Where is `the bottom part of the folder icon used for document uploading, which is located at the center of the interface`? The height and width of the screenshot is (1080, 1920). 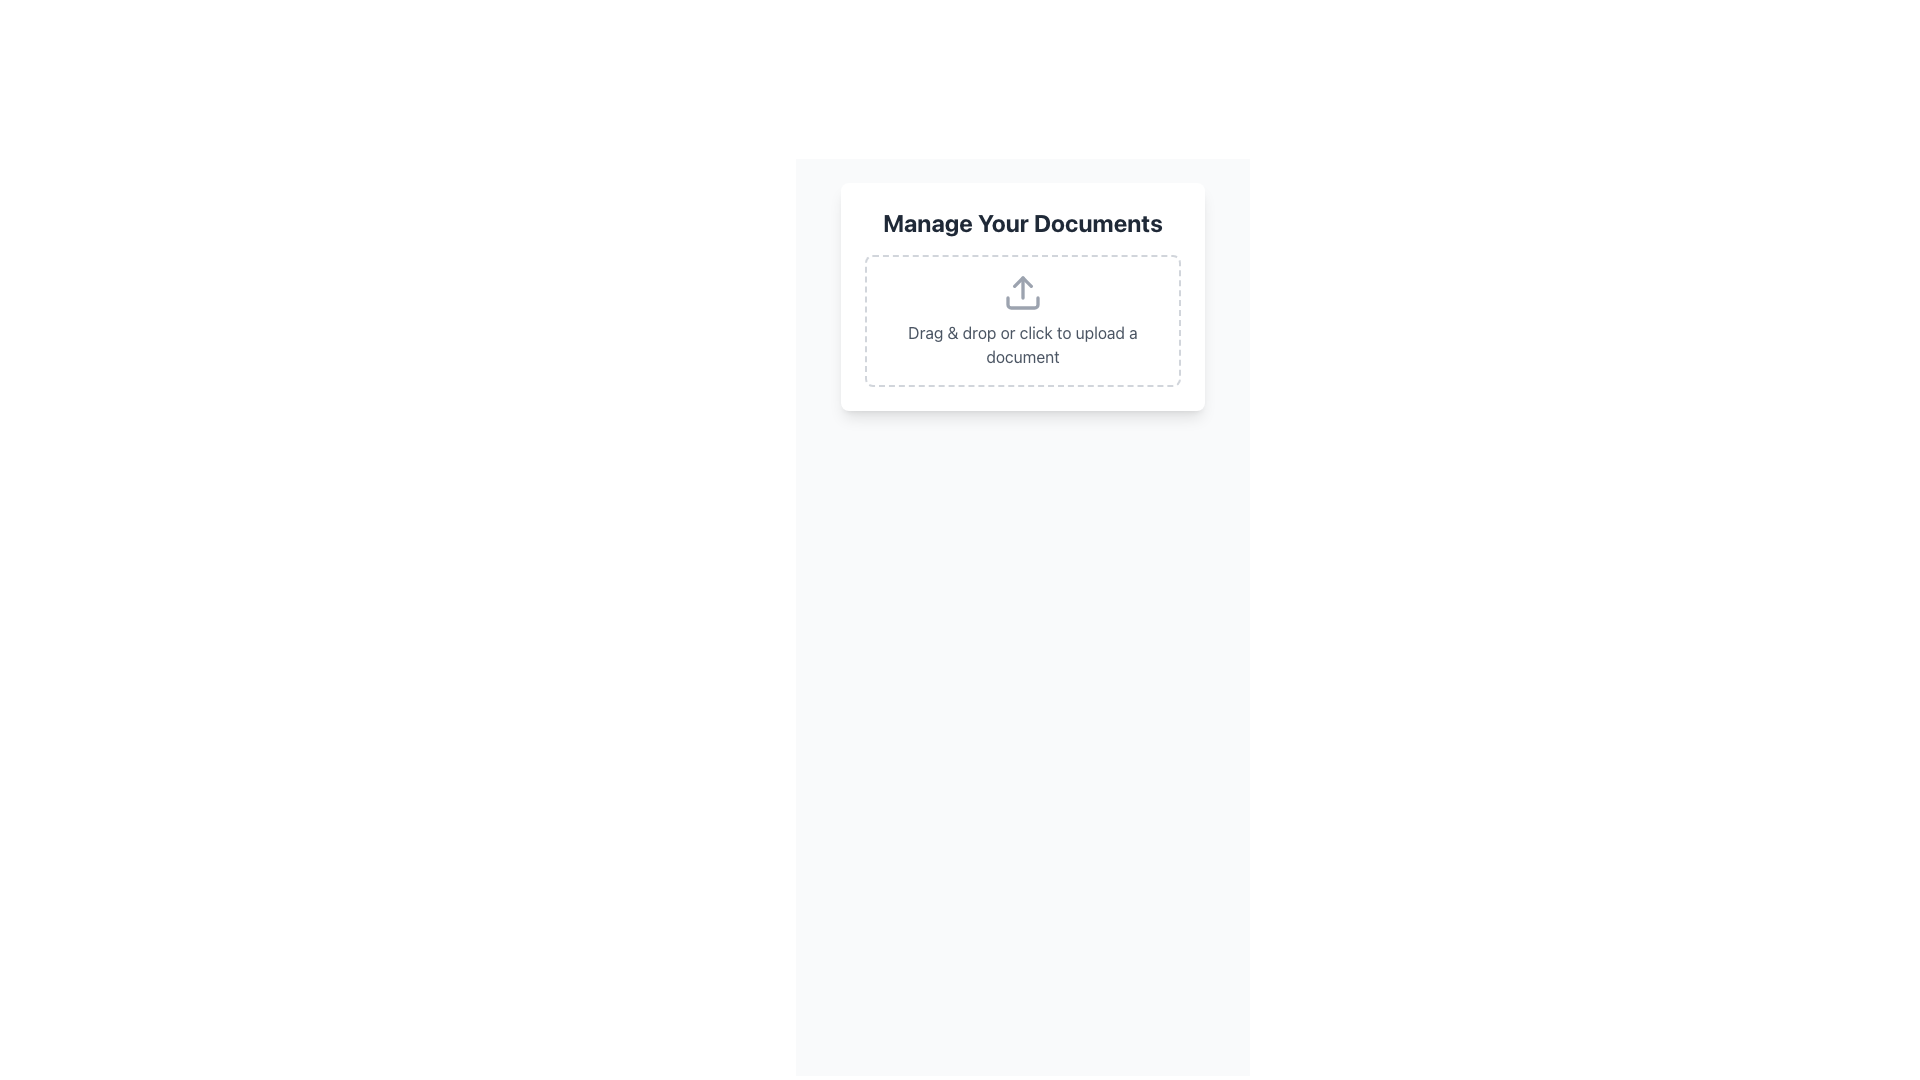 the bottom part of the folder icon used for document uploading, which is located at the center of the interface is located at coordinates (1022, 303).